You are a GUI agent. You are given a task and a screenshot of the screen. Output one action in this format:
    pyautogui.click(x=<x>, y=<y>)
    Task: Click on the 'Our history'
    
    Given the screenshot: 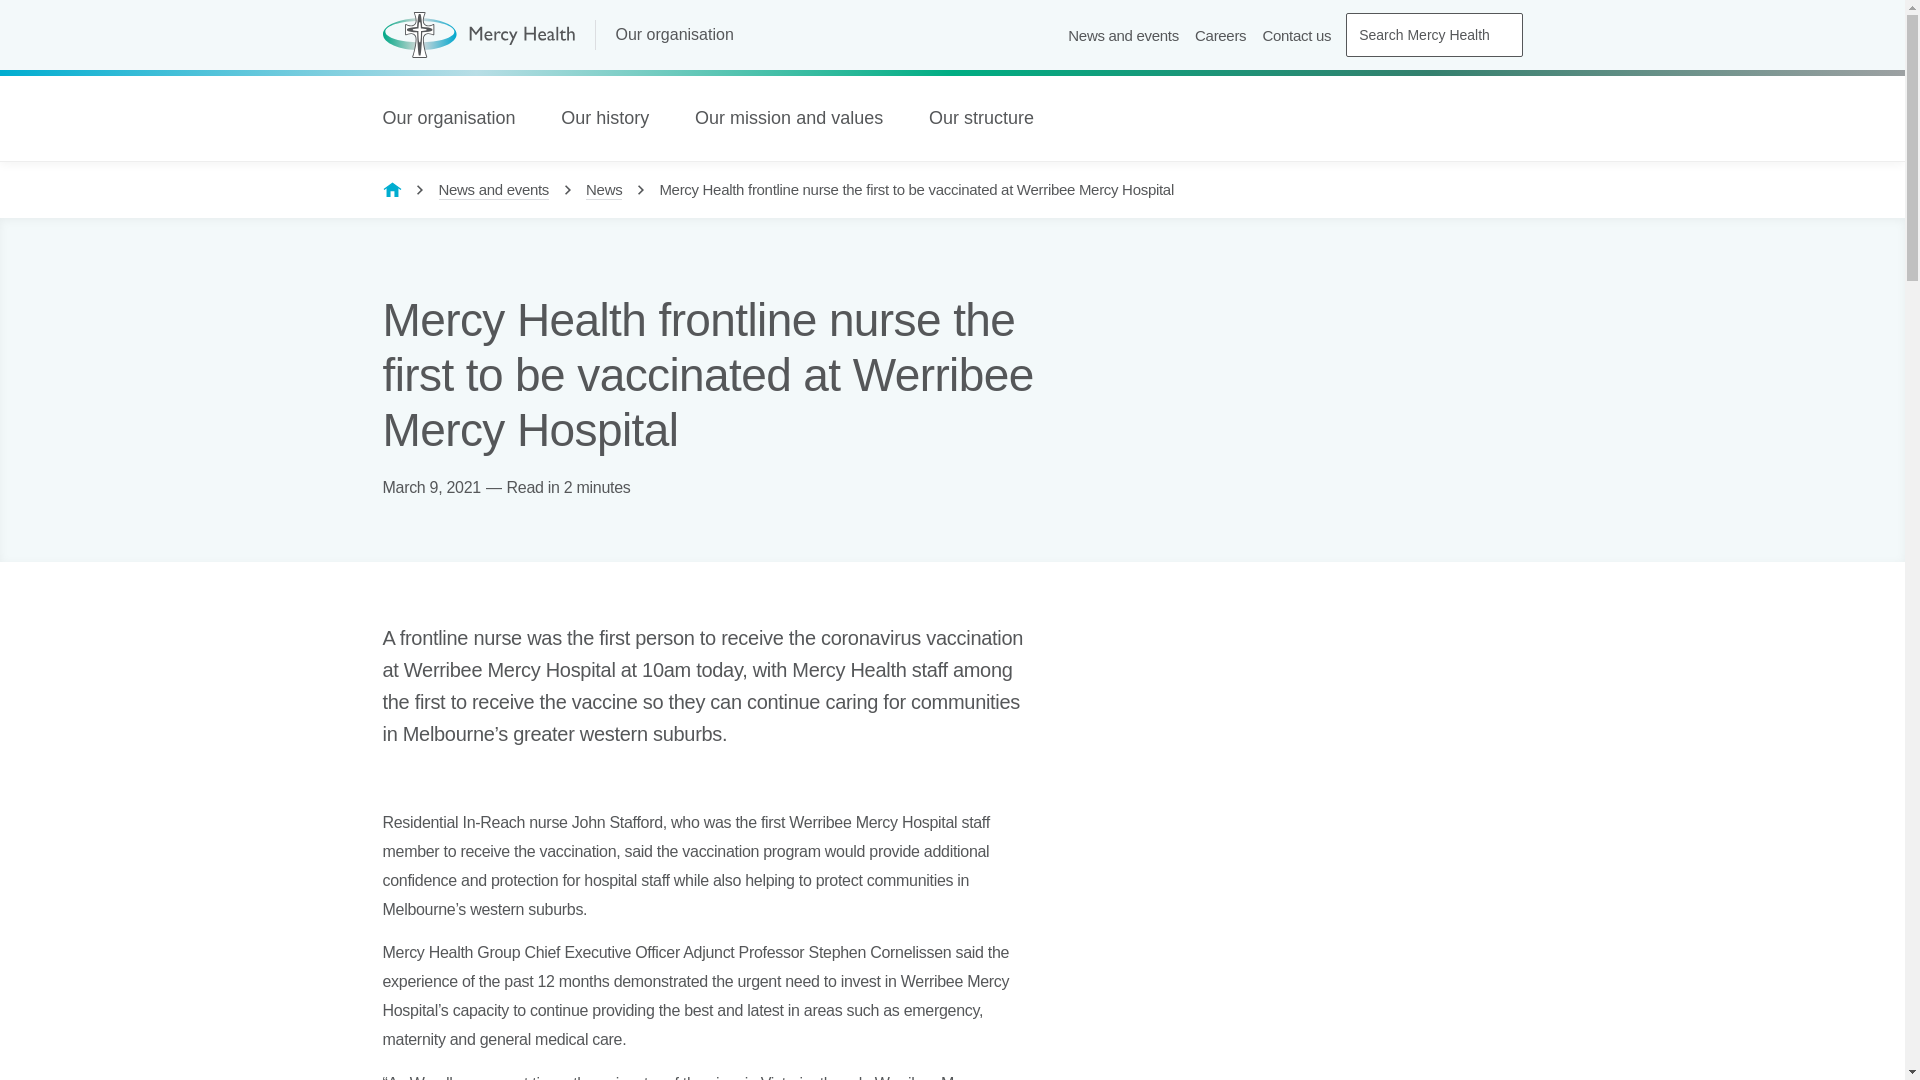 What is the action you would take?
    pyautogui.click(x=612, y=118)
    